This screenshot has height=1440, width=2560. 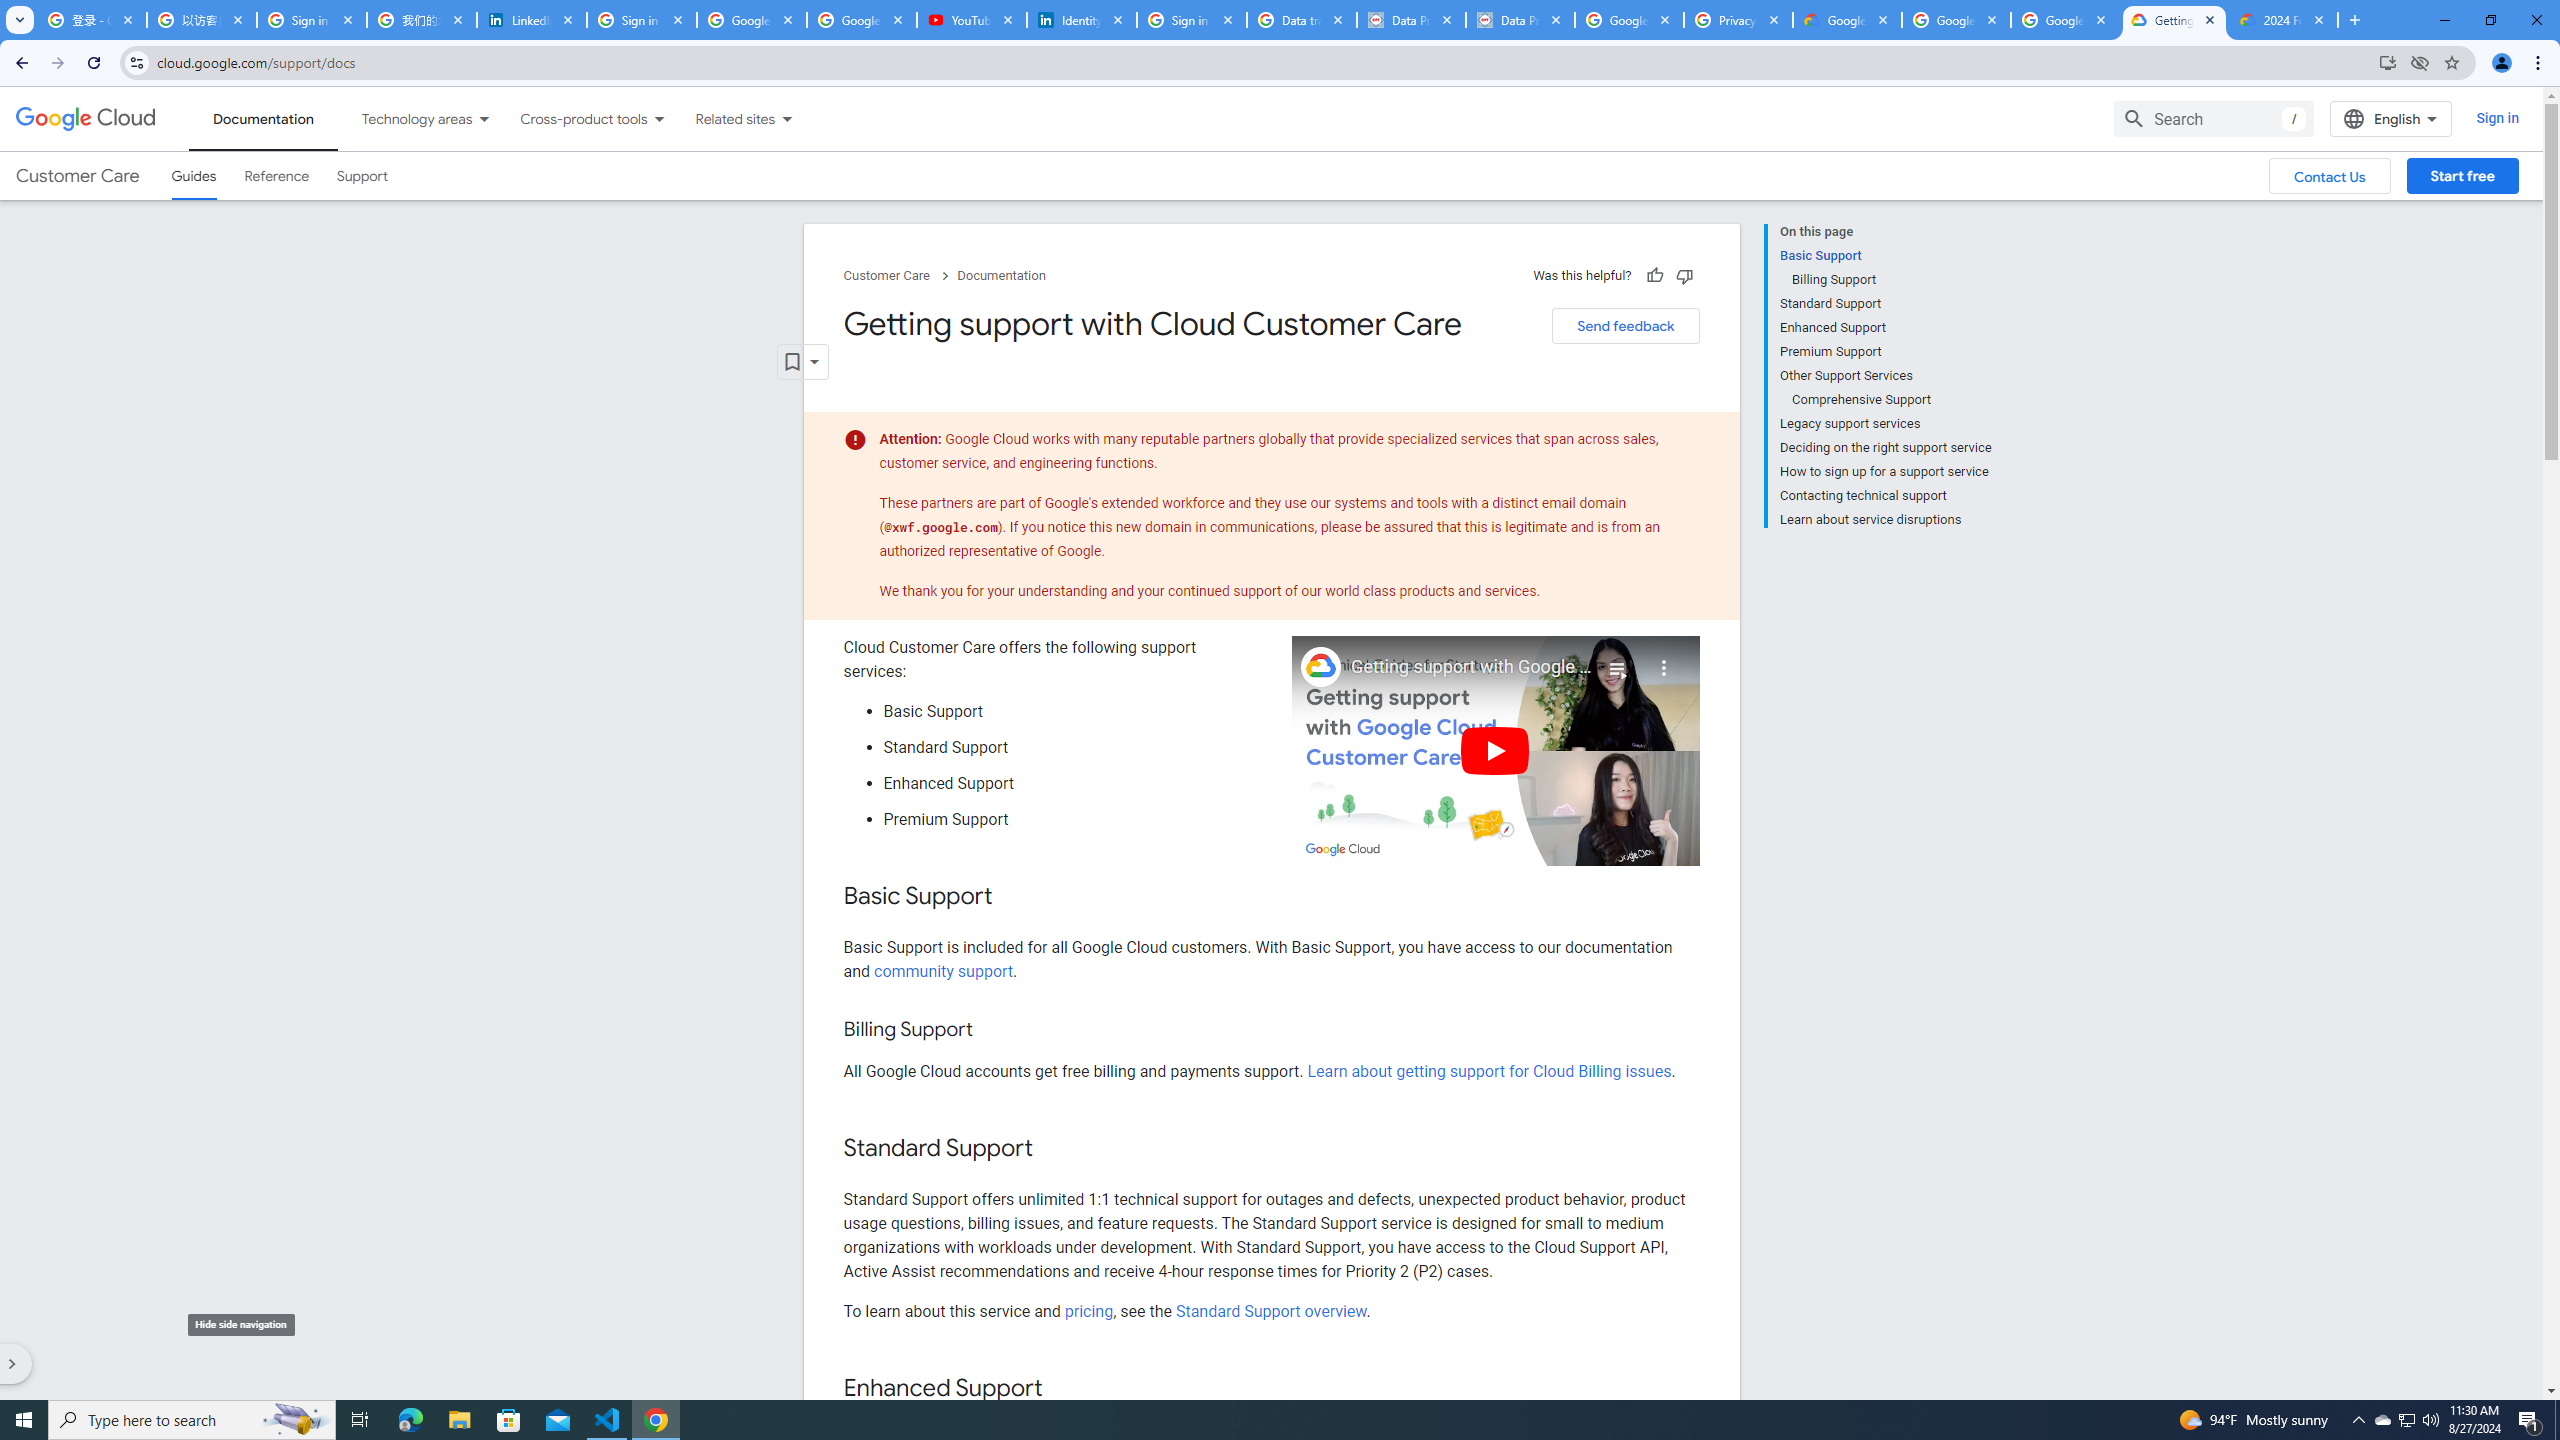 I want to click on 'Legacy support services', so click(x=1884, y=424).